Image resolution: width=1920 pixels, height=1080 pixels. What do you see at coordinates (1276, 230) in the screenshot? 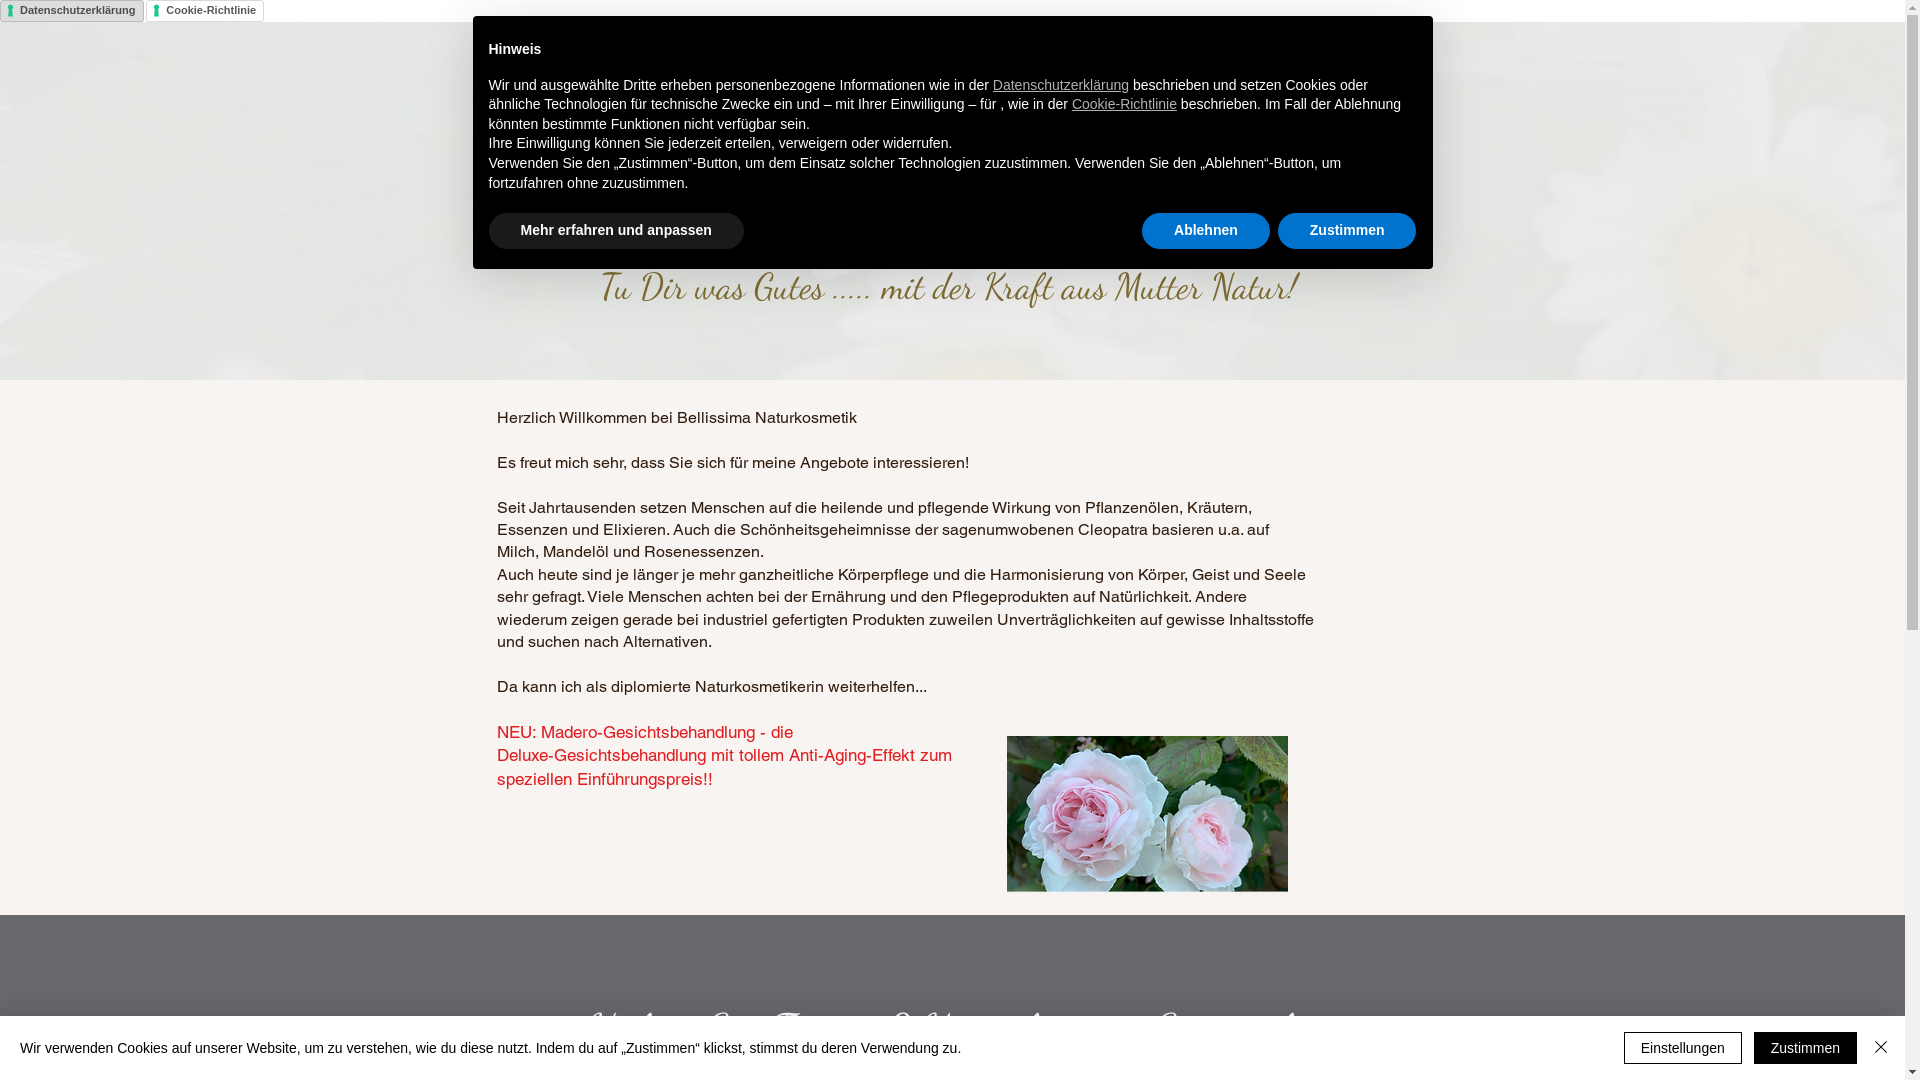
I see `'Zustimmen'` at bounding box center [1276, 230].